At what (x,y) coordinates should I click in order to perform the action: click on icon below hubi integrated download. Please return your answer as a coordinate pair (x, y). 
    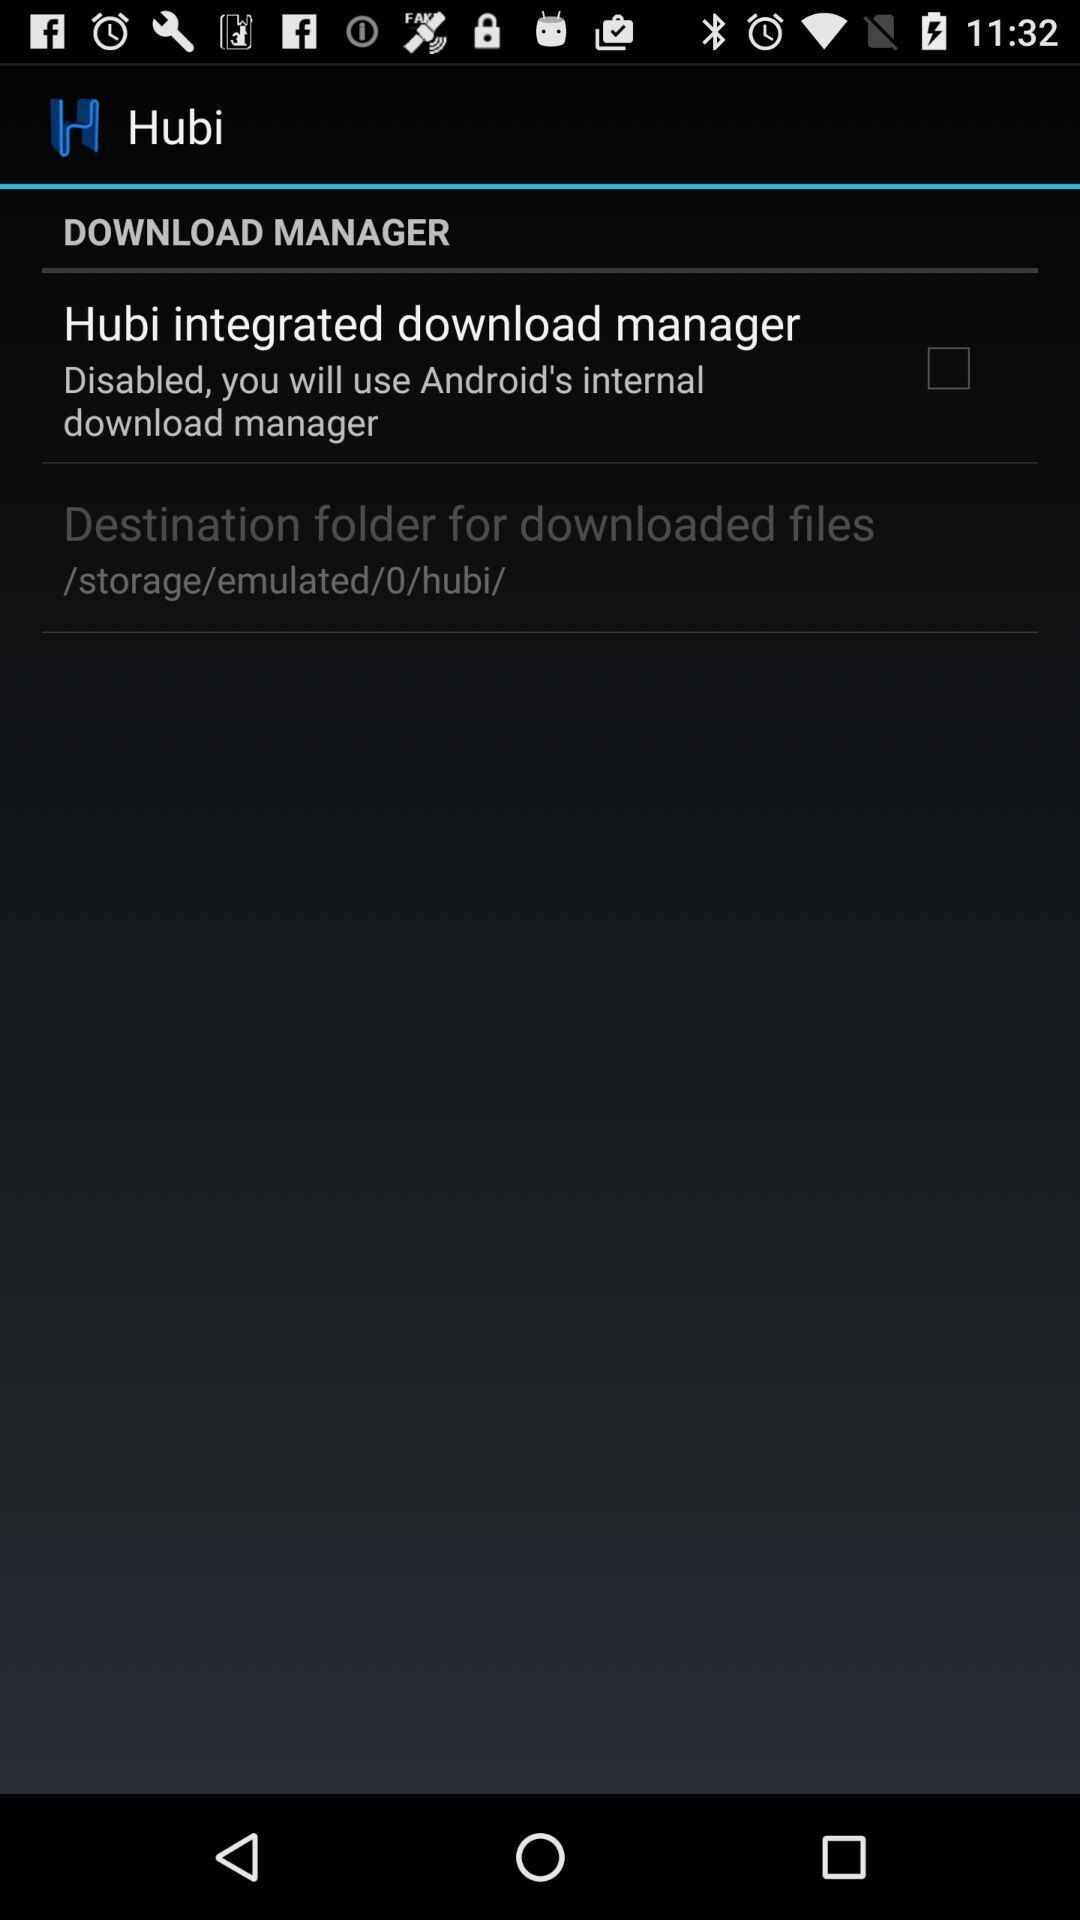
    Looking at the image, I should click on (463, 400).